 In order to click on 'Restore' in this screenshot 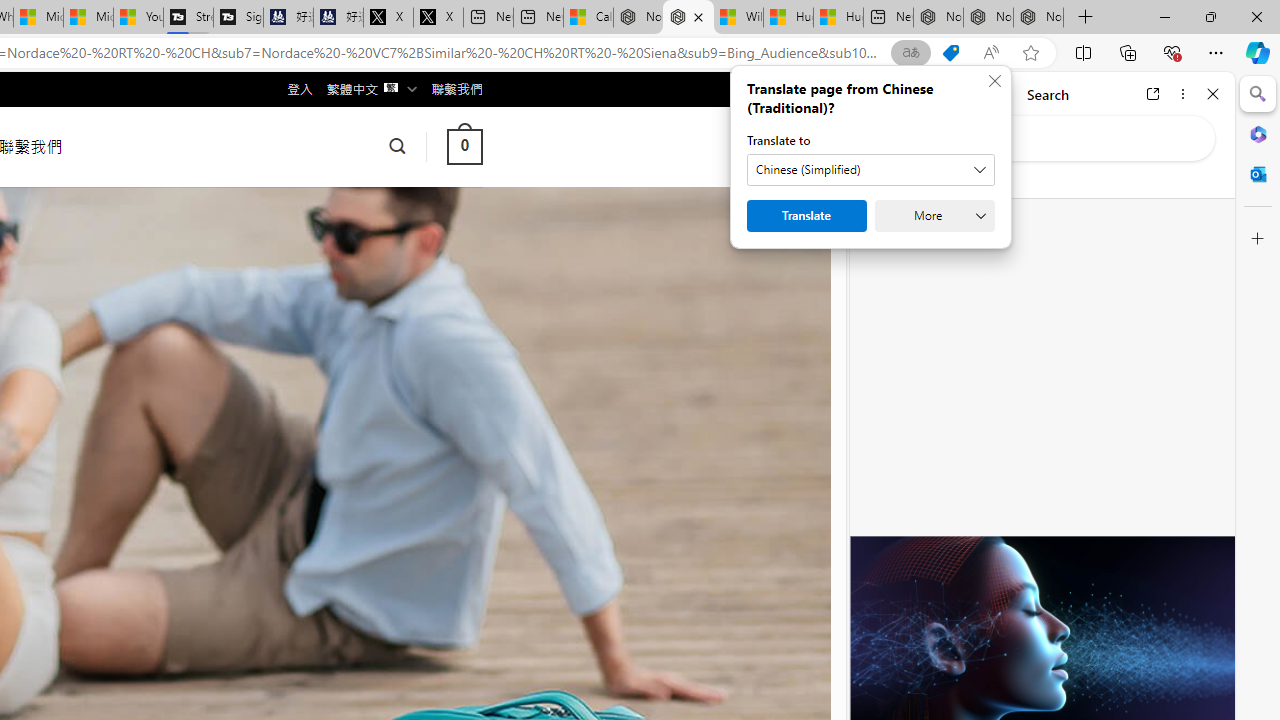, I will do `click(1209, 16)`.